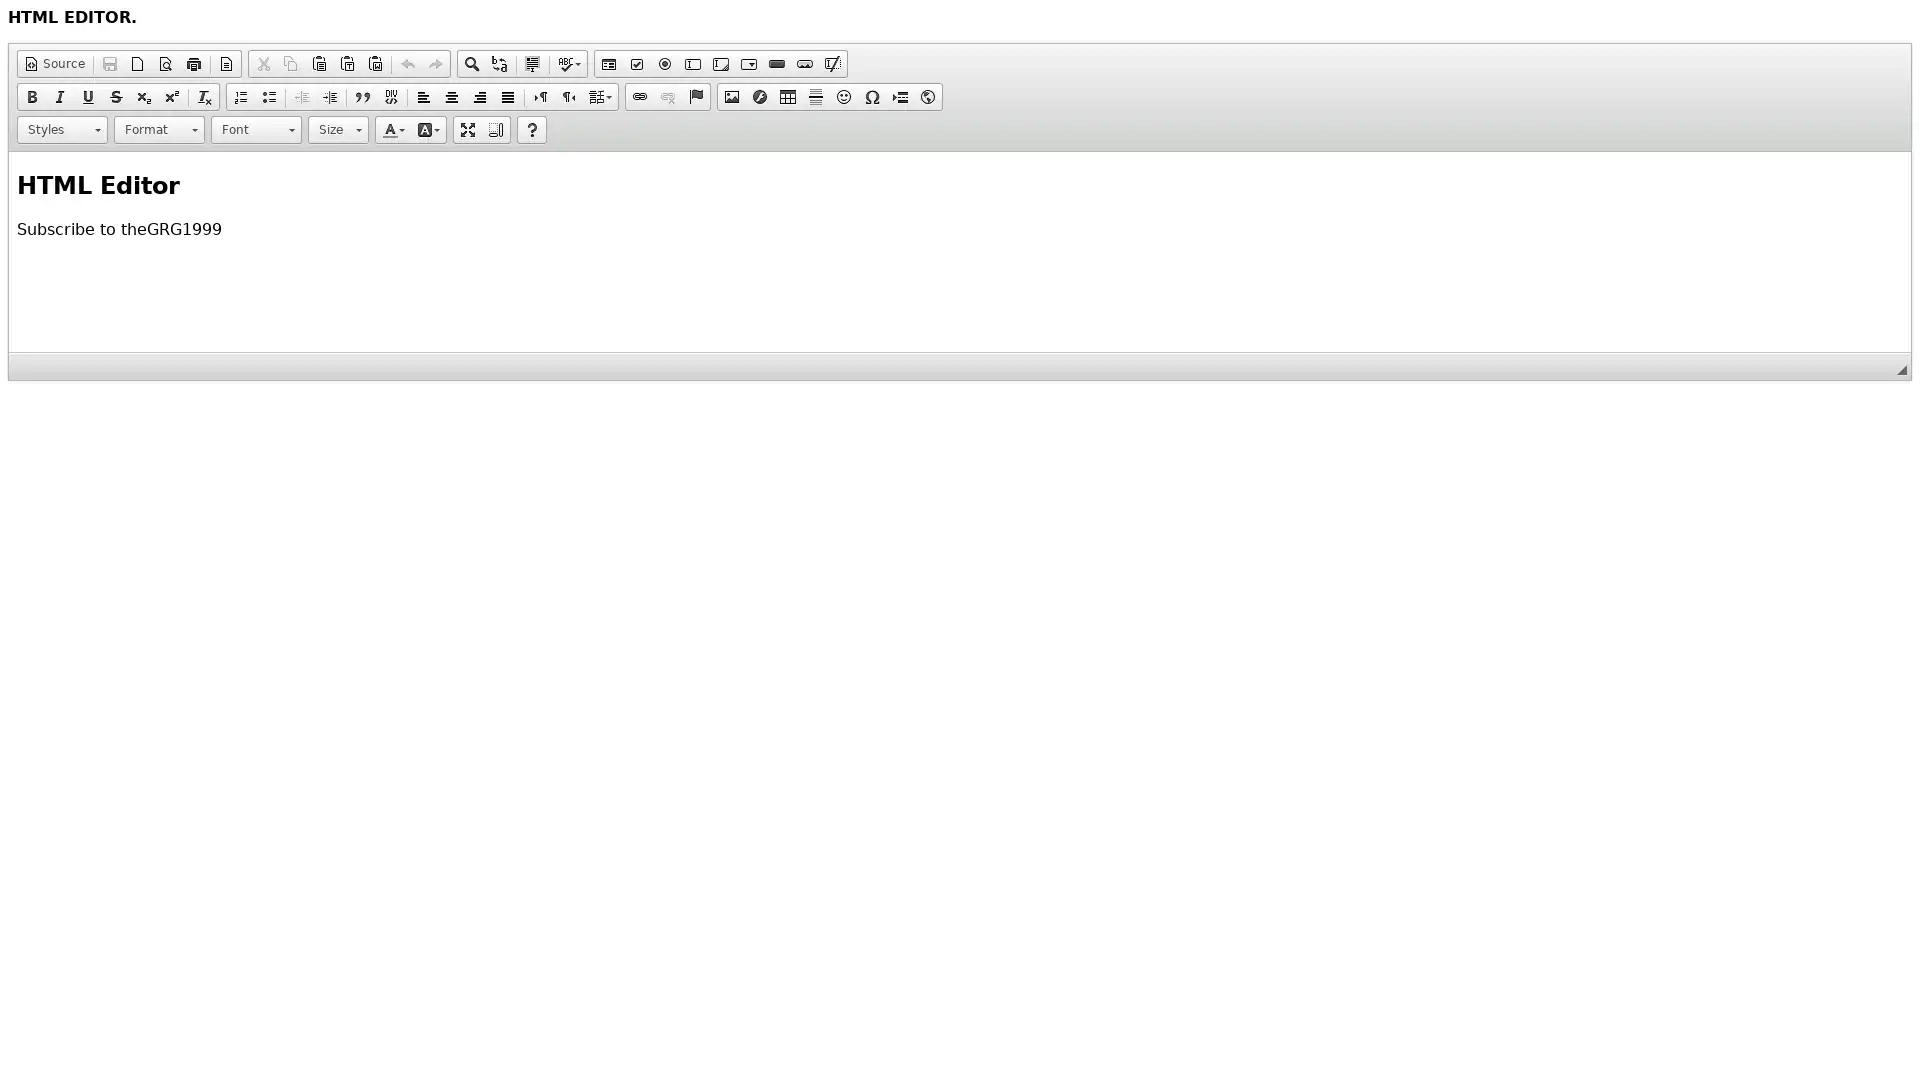  Describe the element at coordinates (696, 96) in the screenshot. I see `Anchor` at that location.